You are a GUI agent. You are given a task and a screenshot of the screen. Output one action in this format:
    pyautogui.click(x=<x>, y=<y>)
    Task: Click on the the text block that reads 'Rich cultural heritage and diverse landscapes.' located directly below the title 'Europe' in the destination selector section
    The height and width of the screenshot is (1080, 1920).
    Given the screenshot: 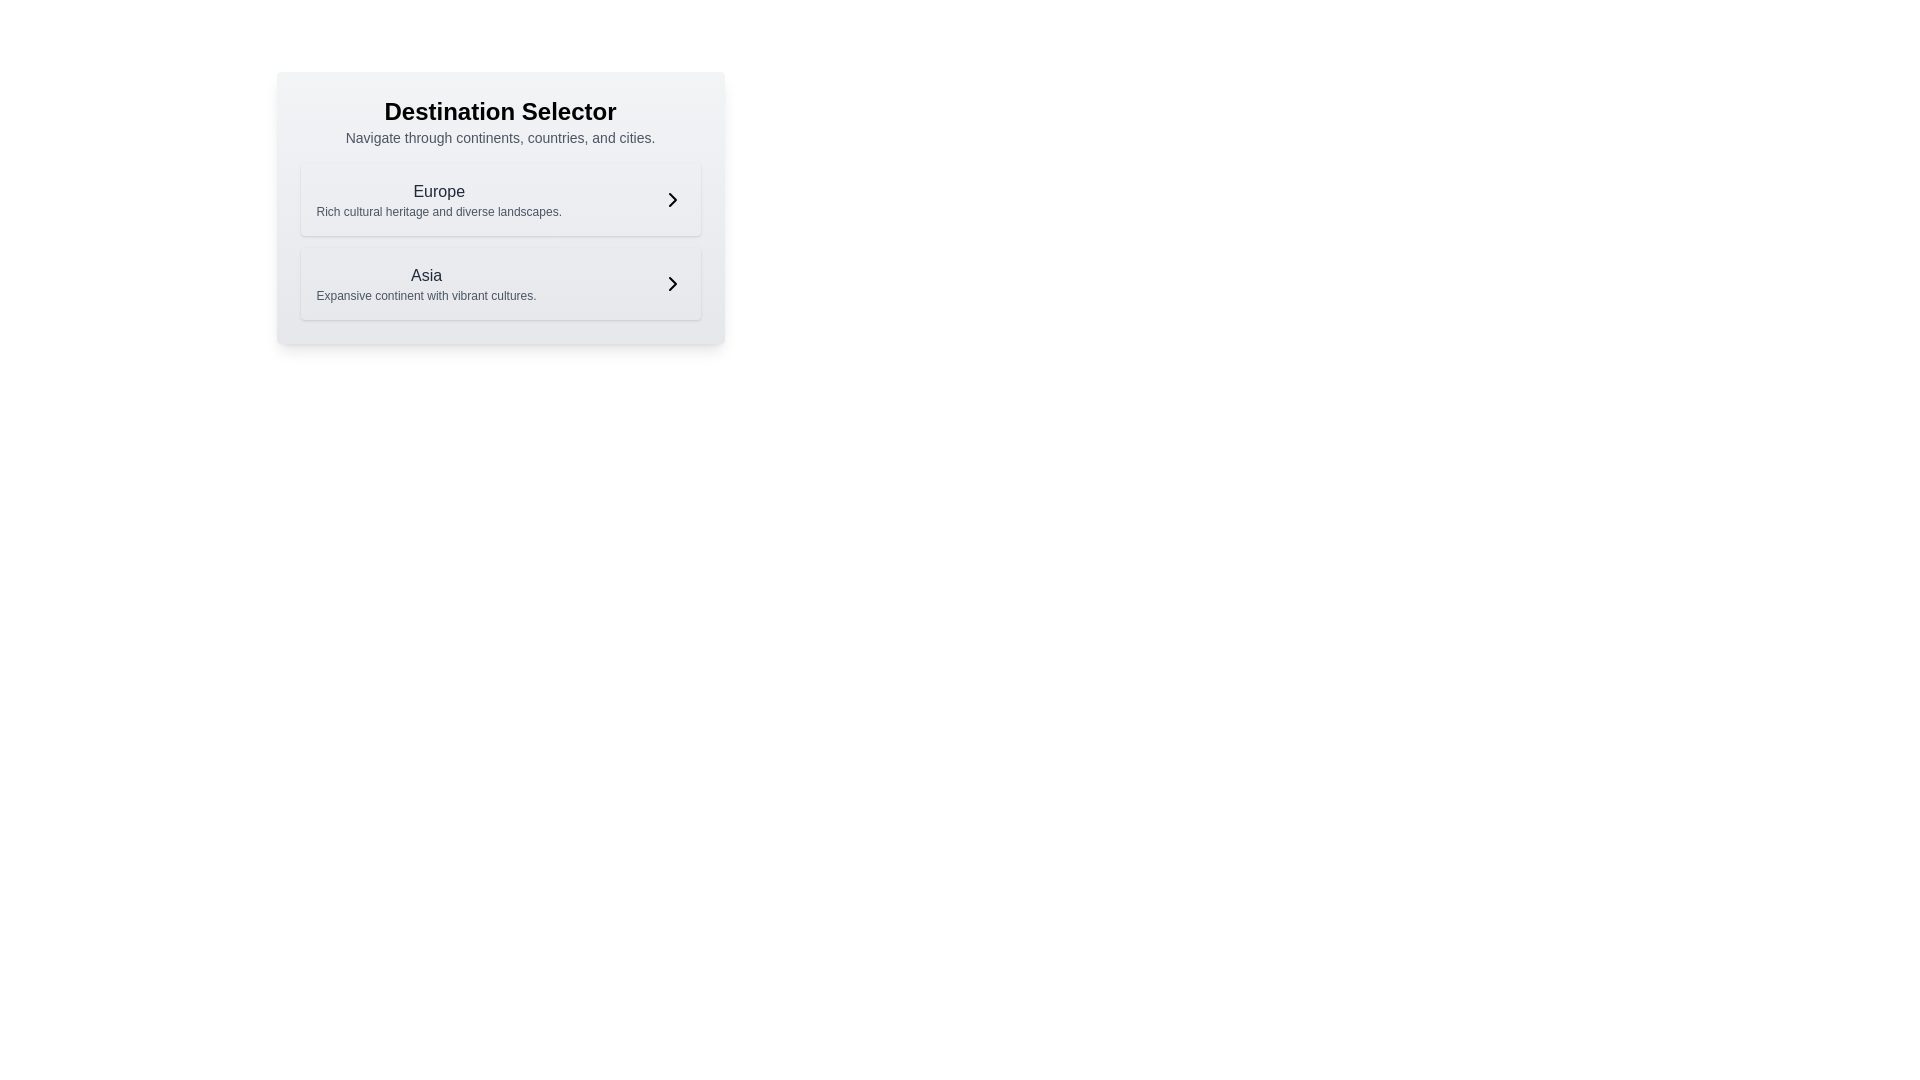 What is the action you would take?
    pyautogui.click(x=438, y=212)
    